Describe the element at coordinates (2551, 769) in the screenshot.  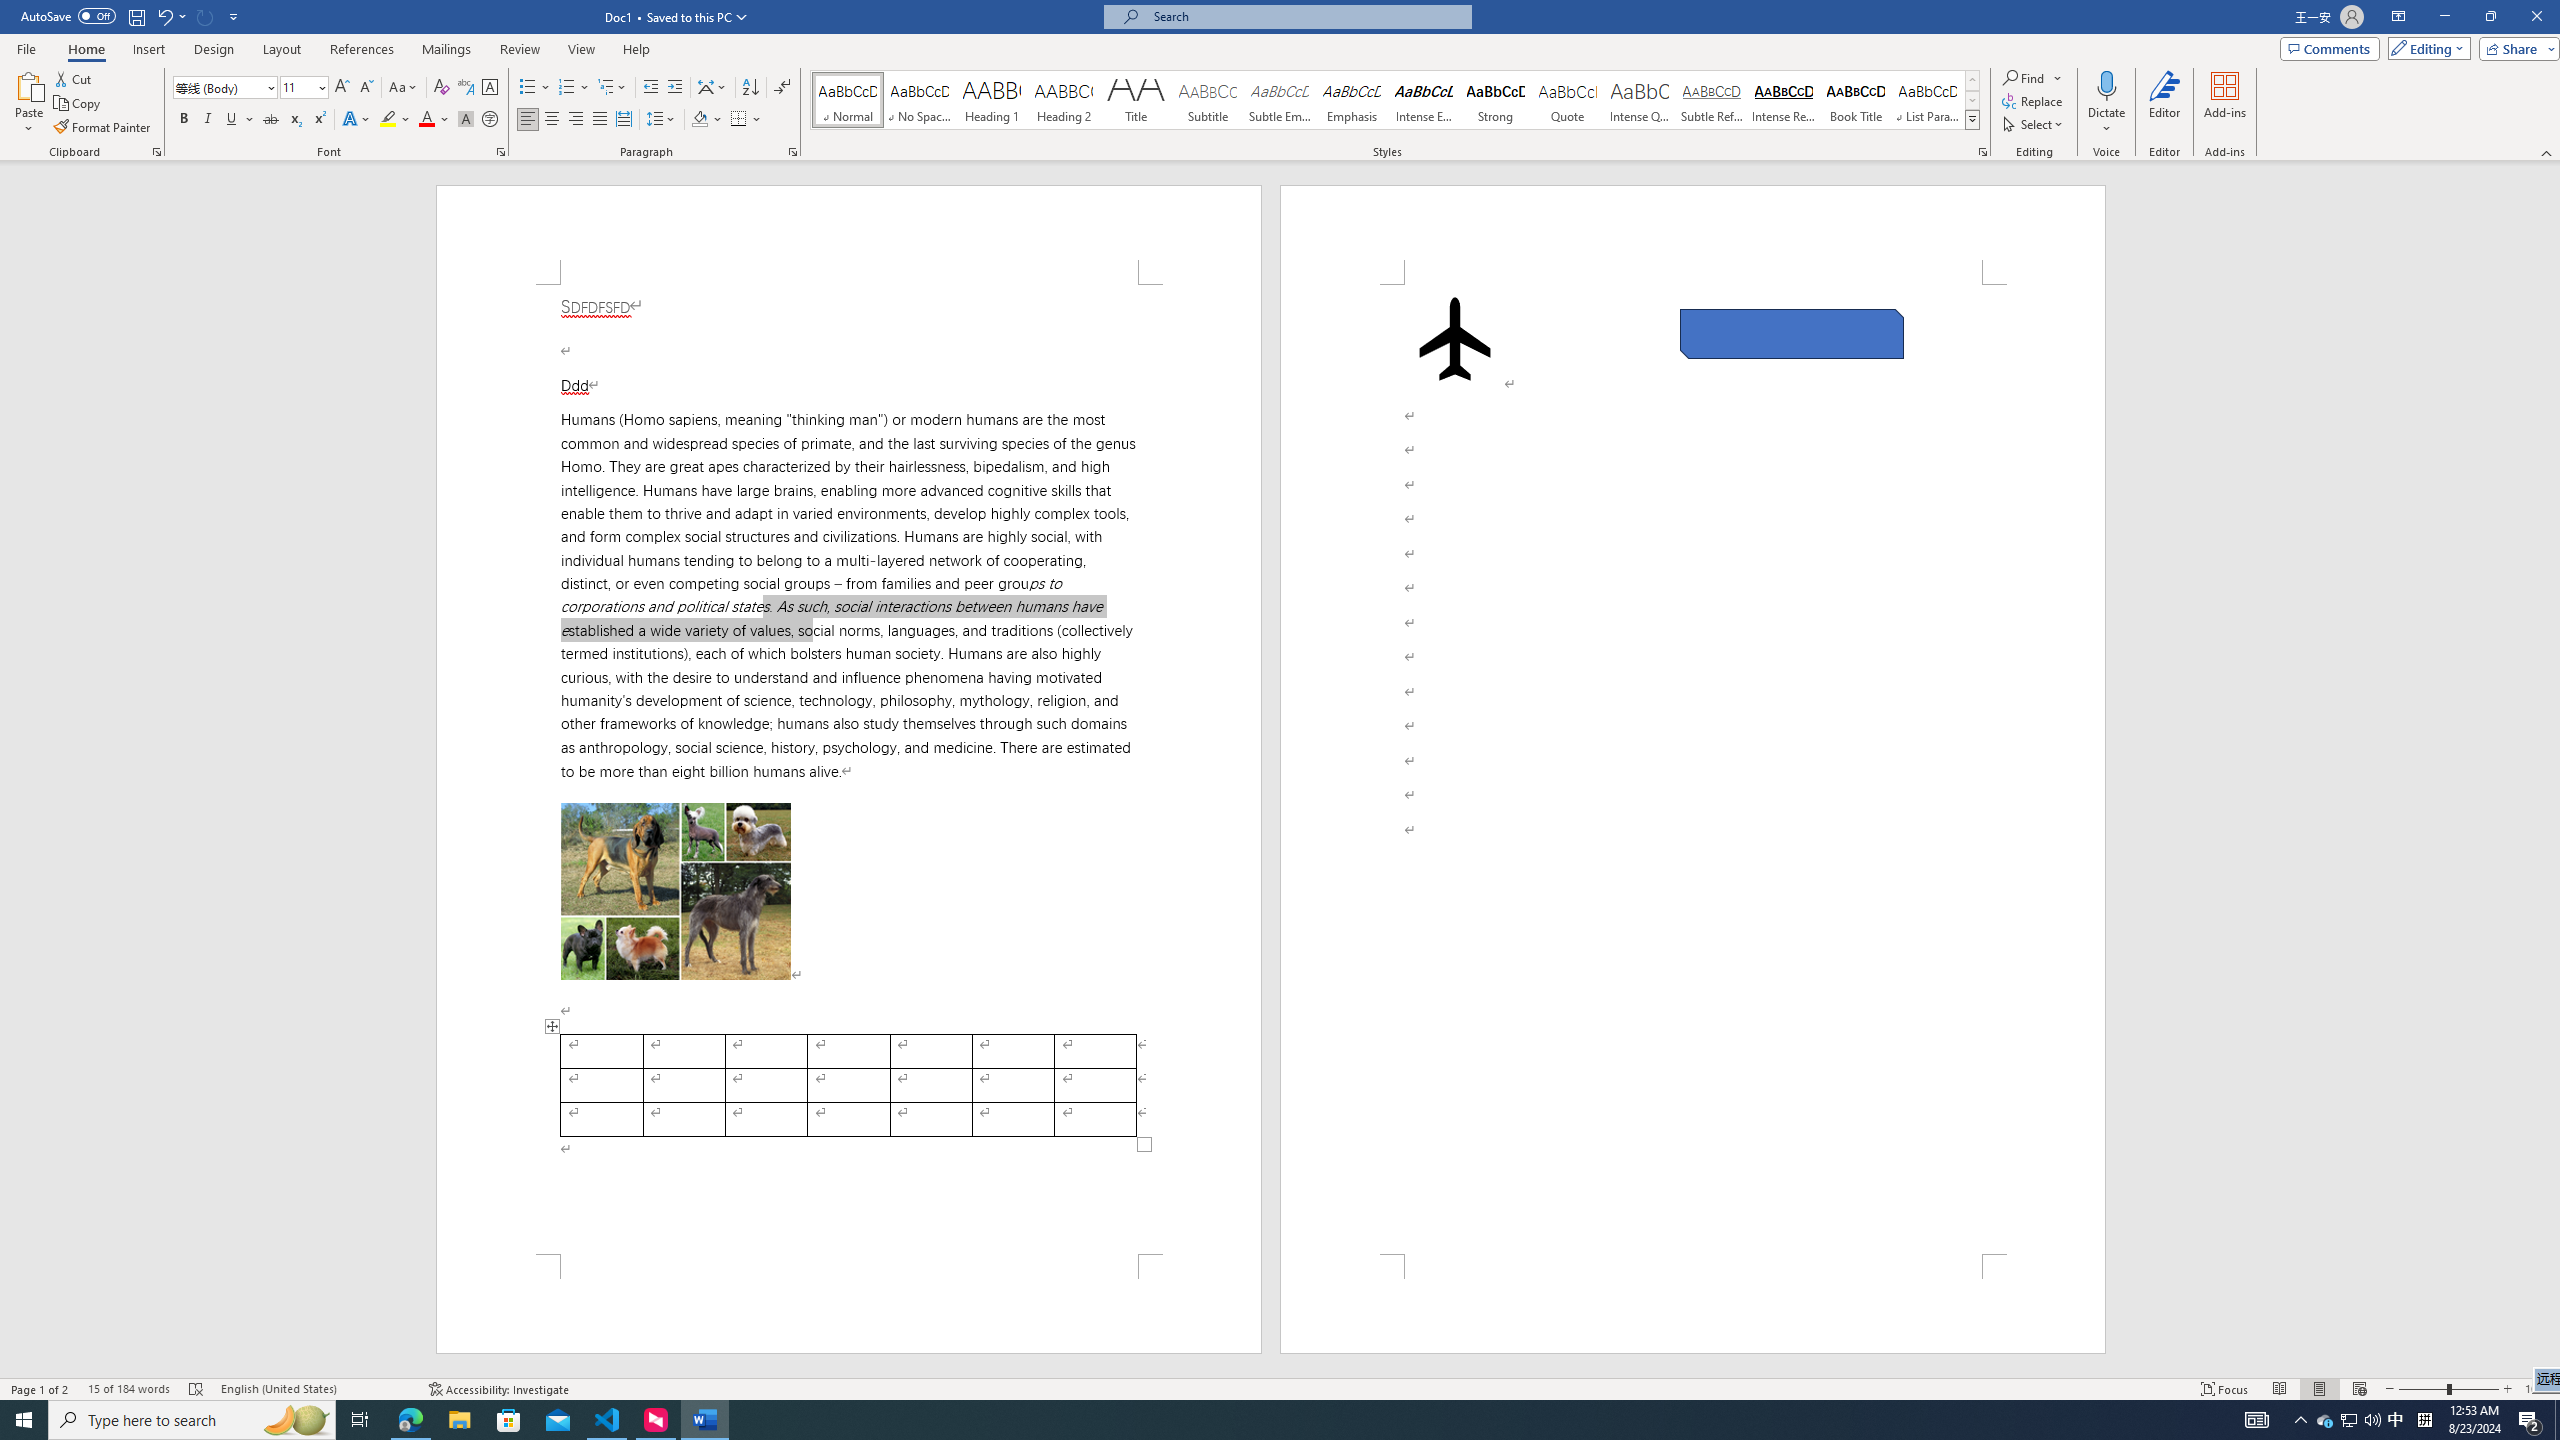
I see `'Class: NetUIScrollBar'` at that location.